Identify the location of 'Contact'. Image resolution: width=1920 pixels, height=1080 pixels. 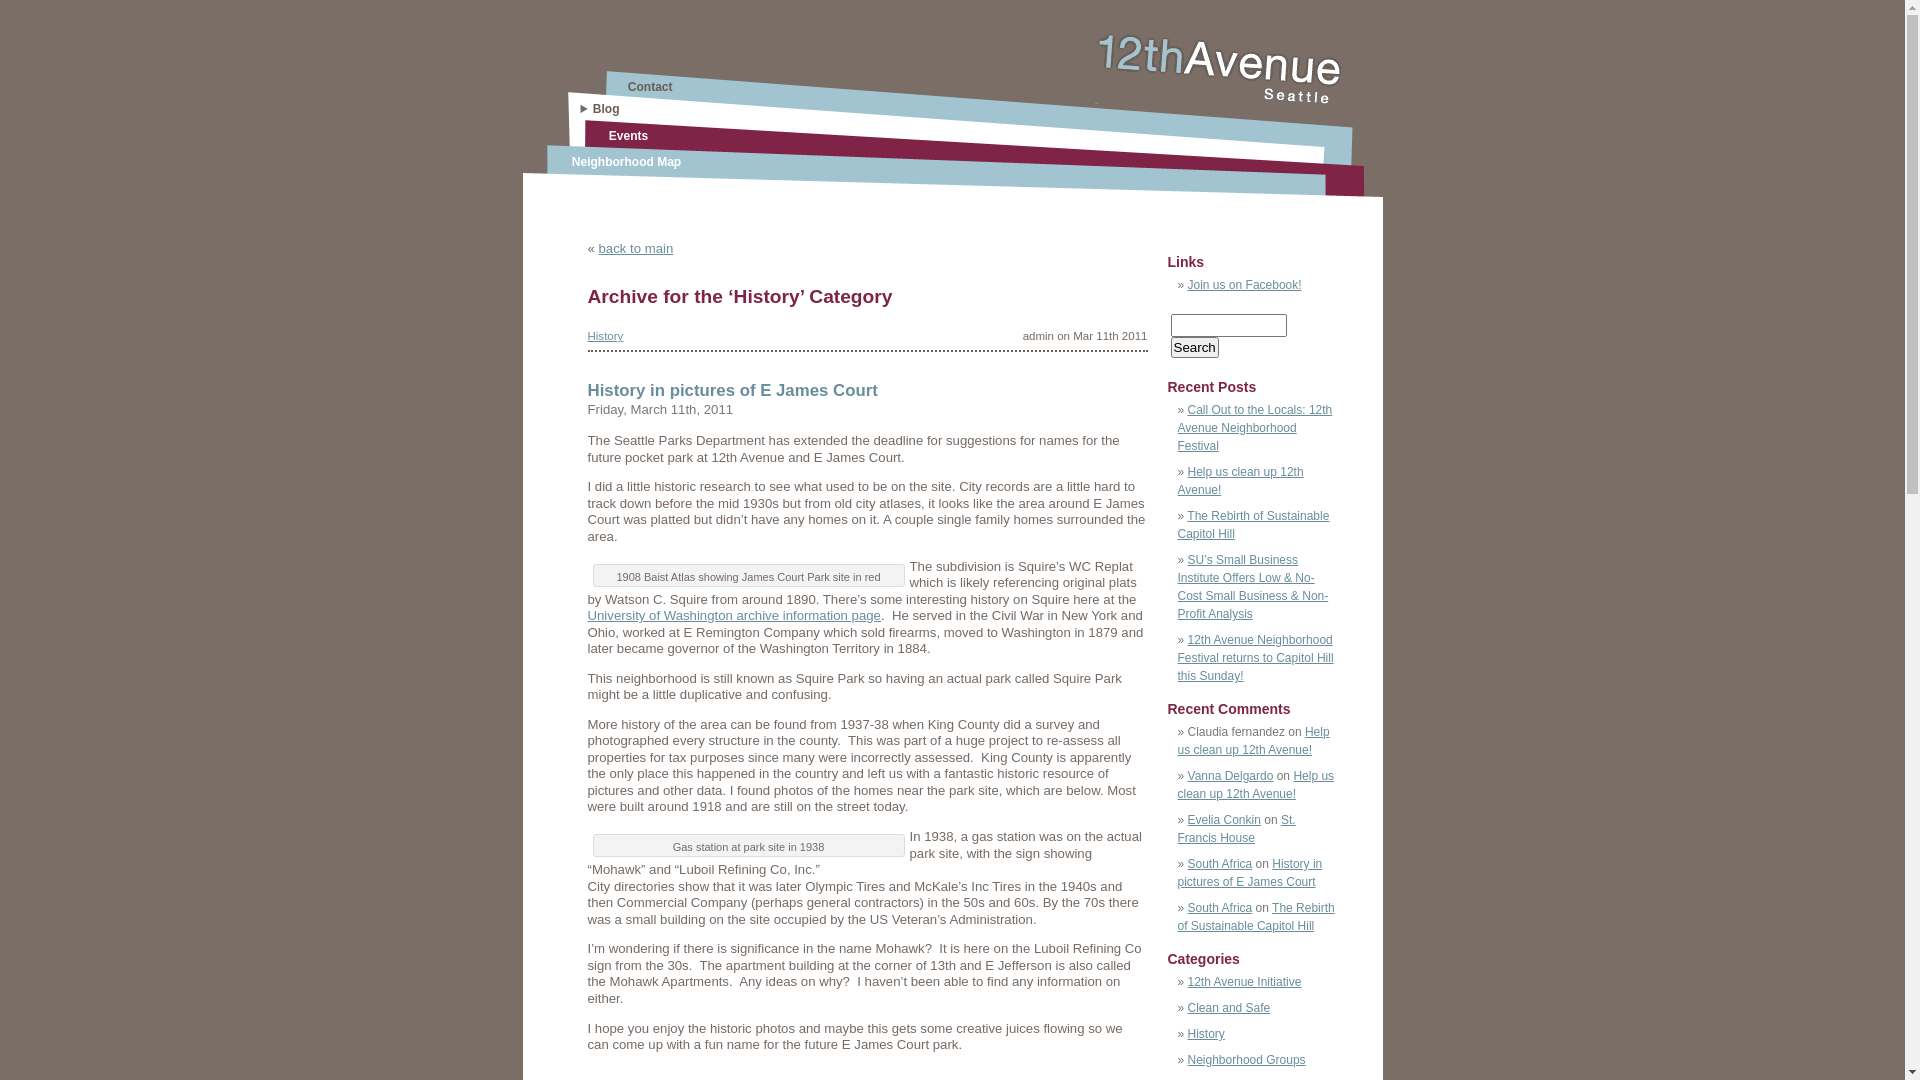
(650, 86).